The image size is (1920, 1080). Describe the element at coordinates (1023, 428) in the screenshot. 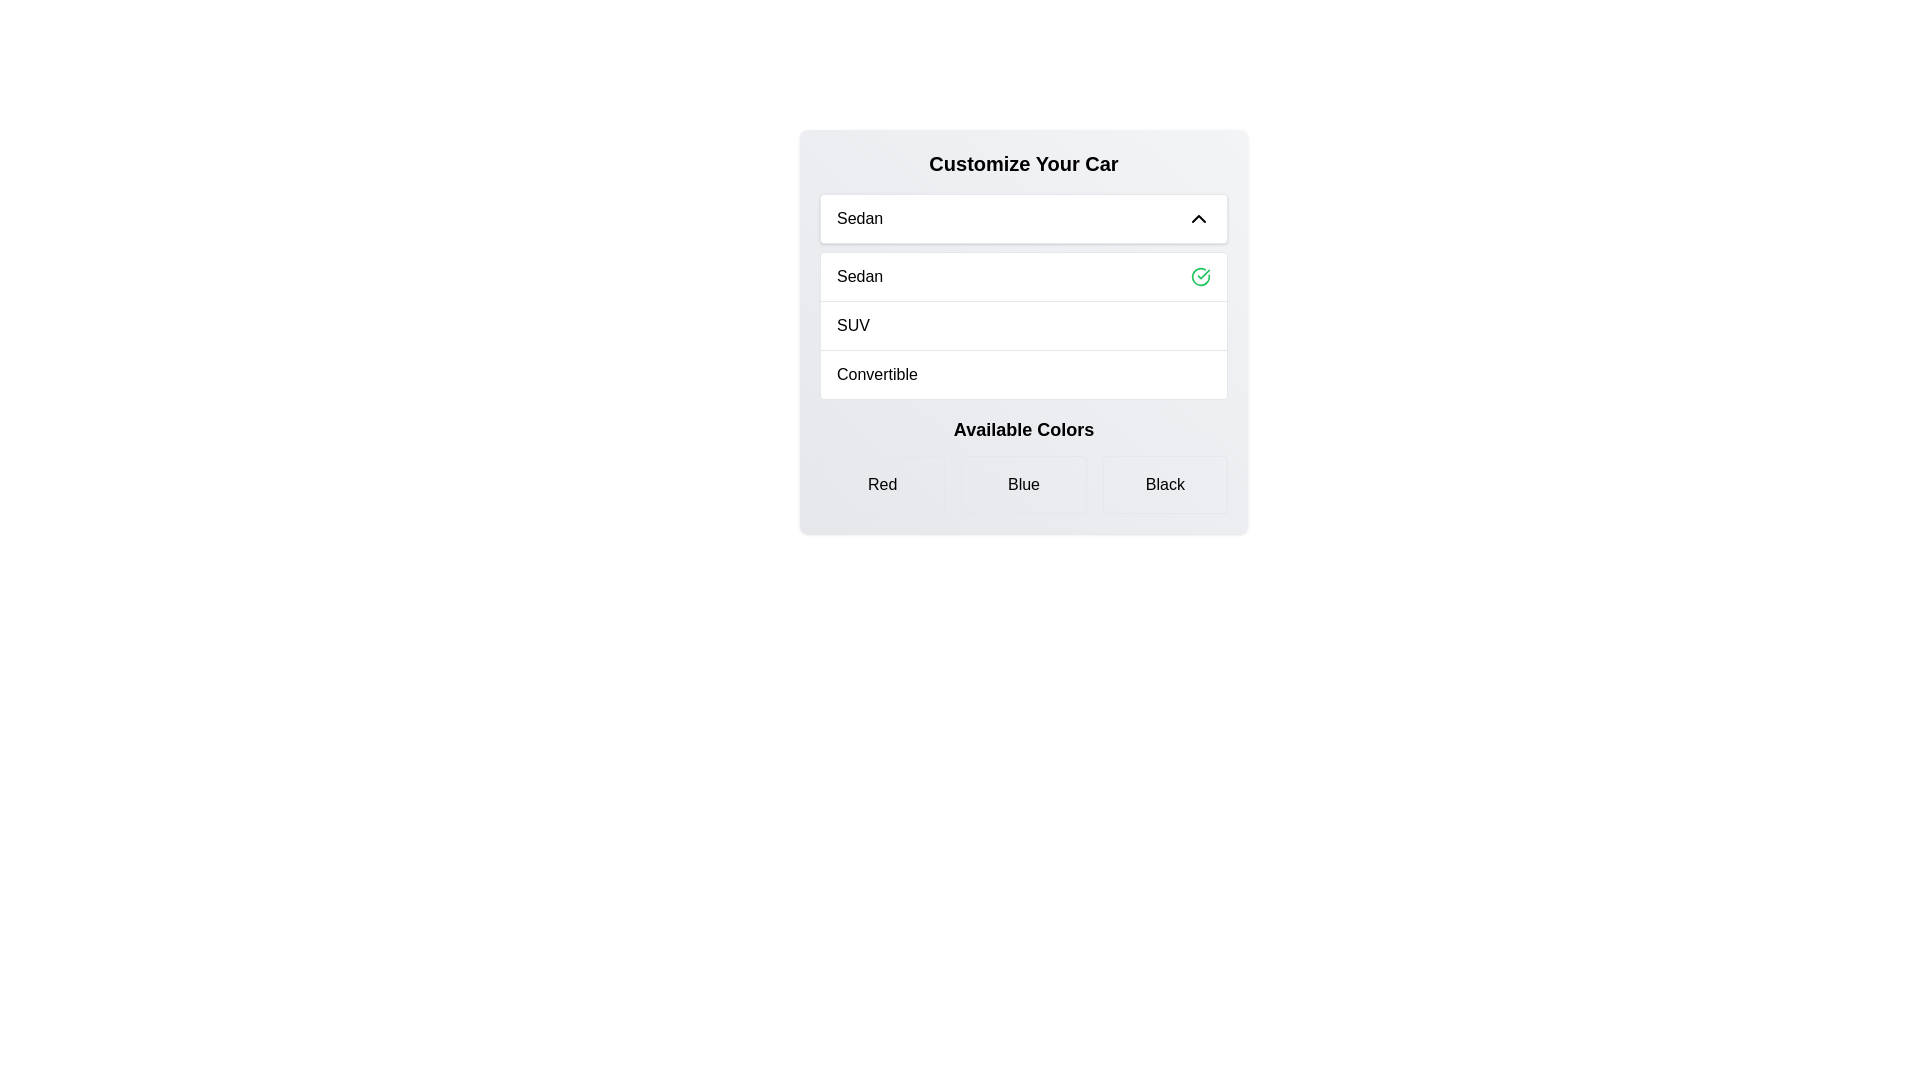

I see `the 'Available Colors' header text label, which is a larger, bold font positioned above the color options in the color selection section` at that location.